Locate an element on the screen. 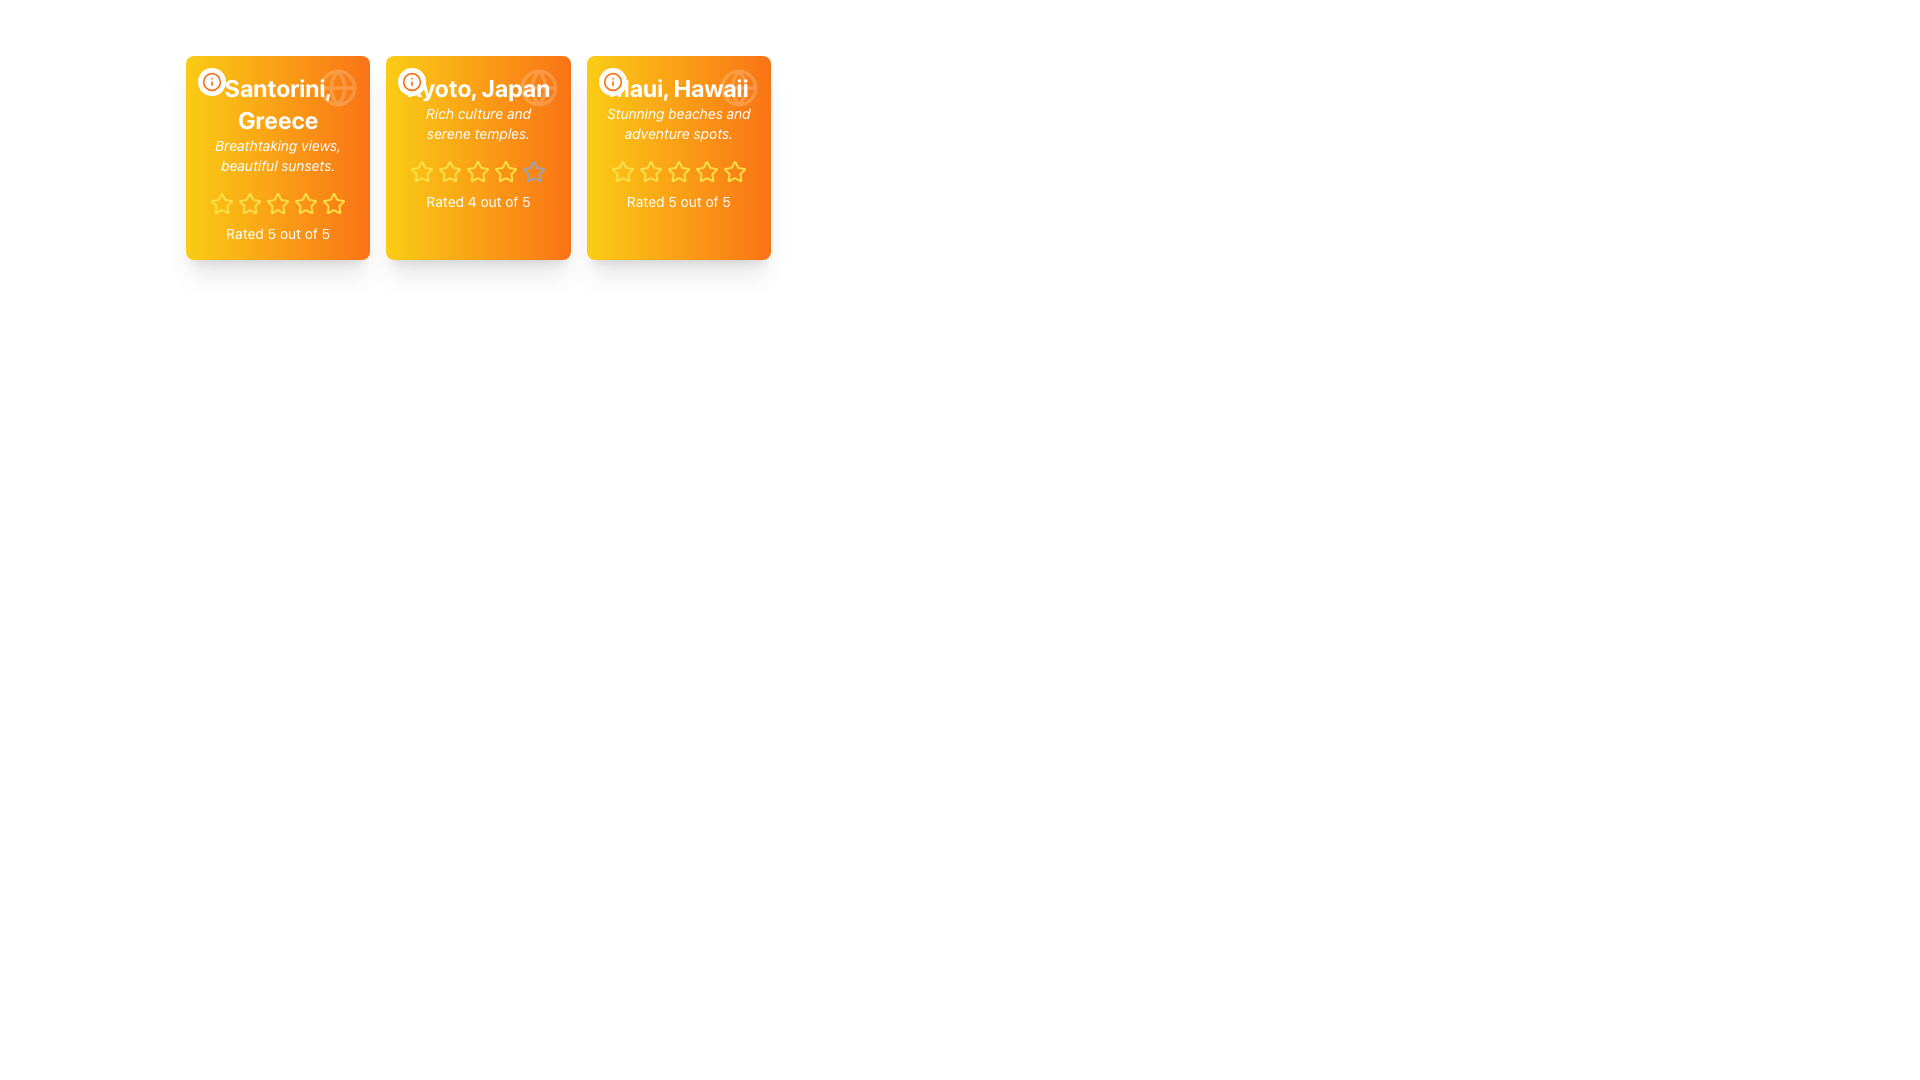 This screenshot has height=1080, width=1920. the globe icon located in the top-right corner of the card labeled 'Santorini, Greece', which enhances the card's visual appeal is located at coordinates (338, 87).